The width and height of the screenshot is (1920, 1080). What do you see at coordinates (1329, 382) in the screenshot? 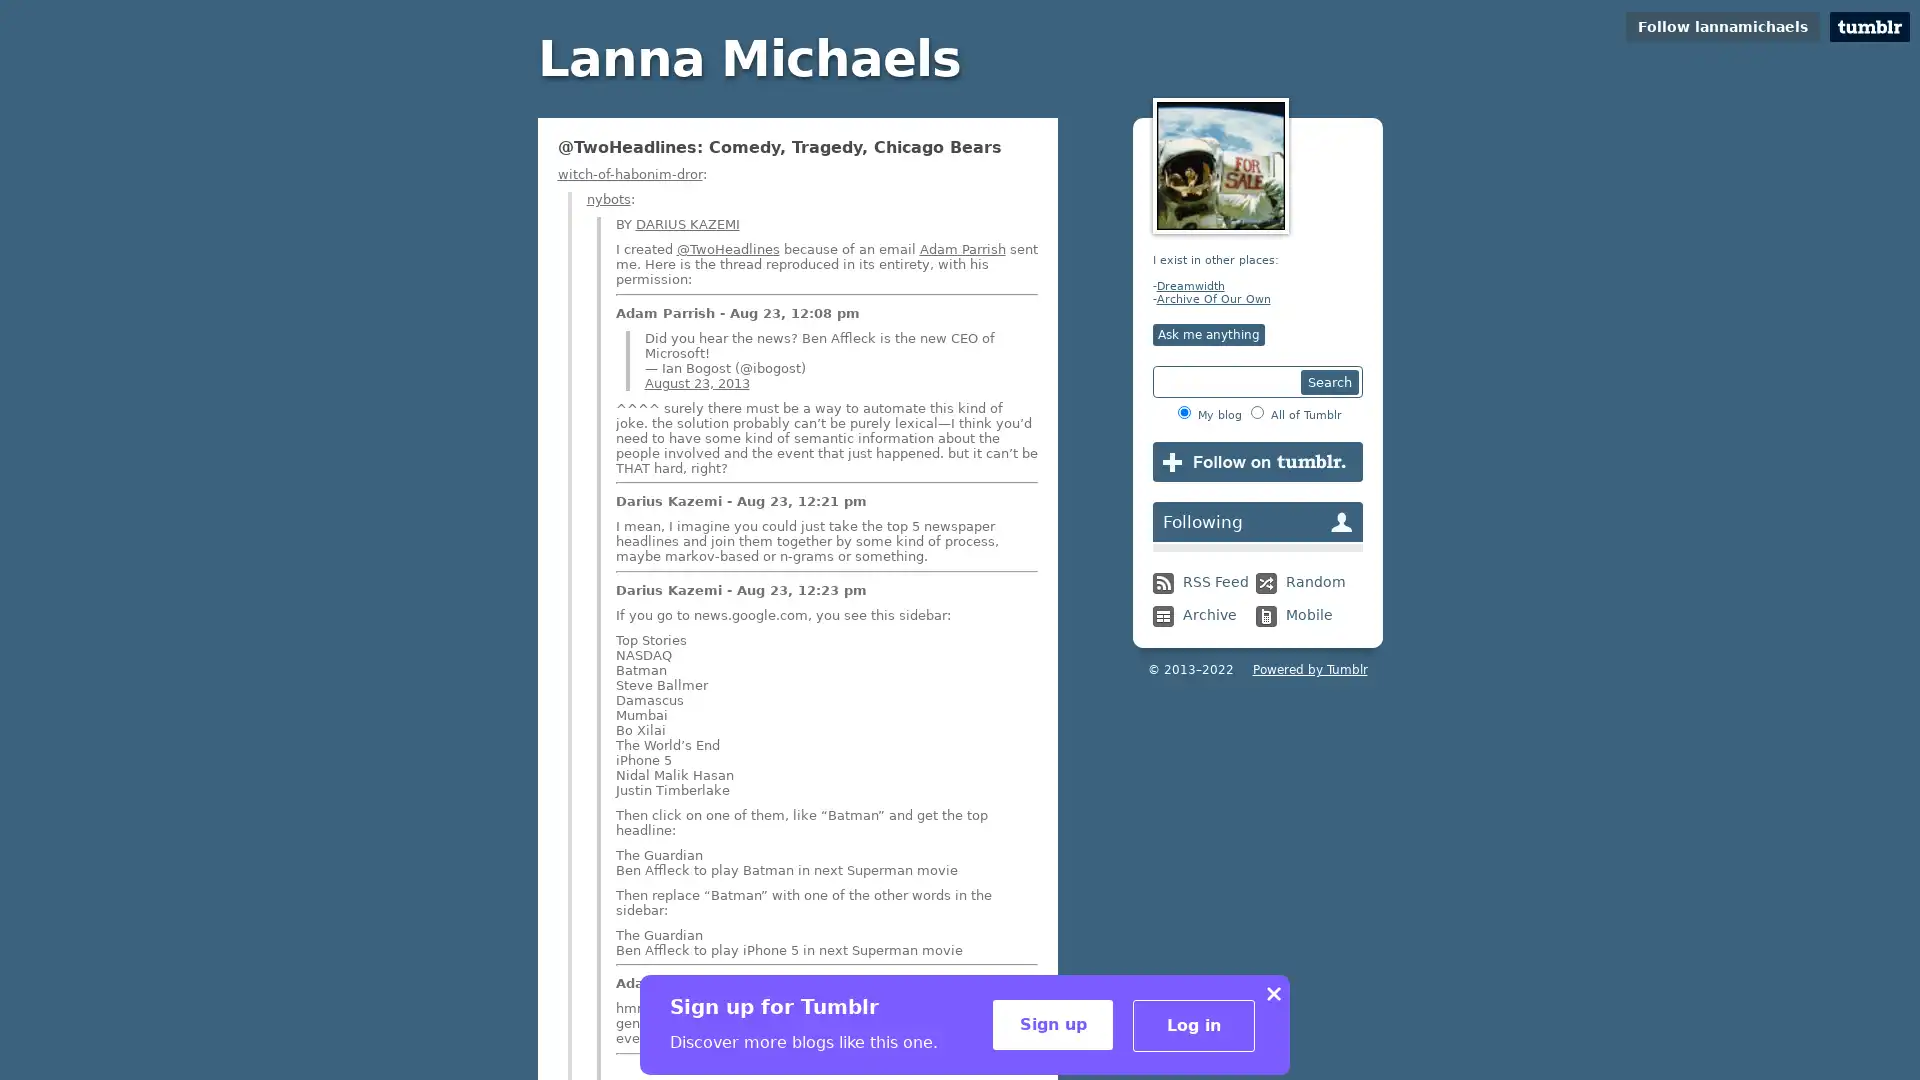
I see `Search` at bounding box center [1329, 382].